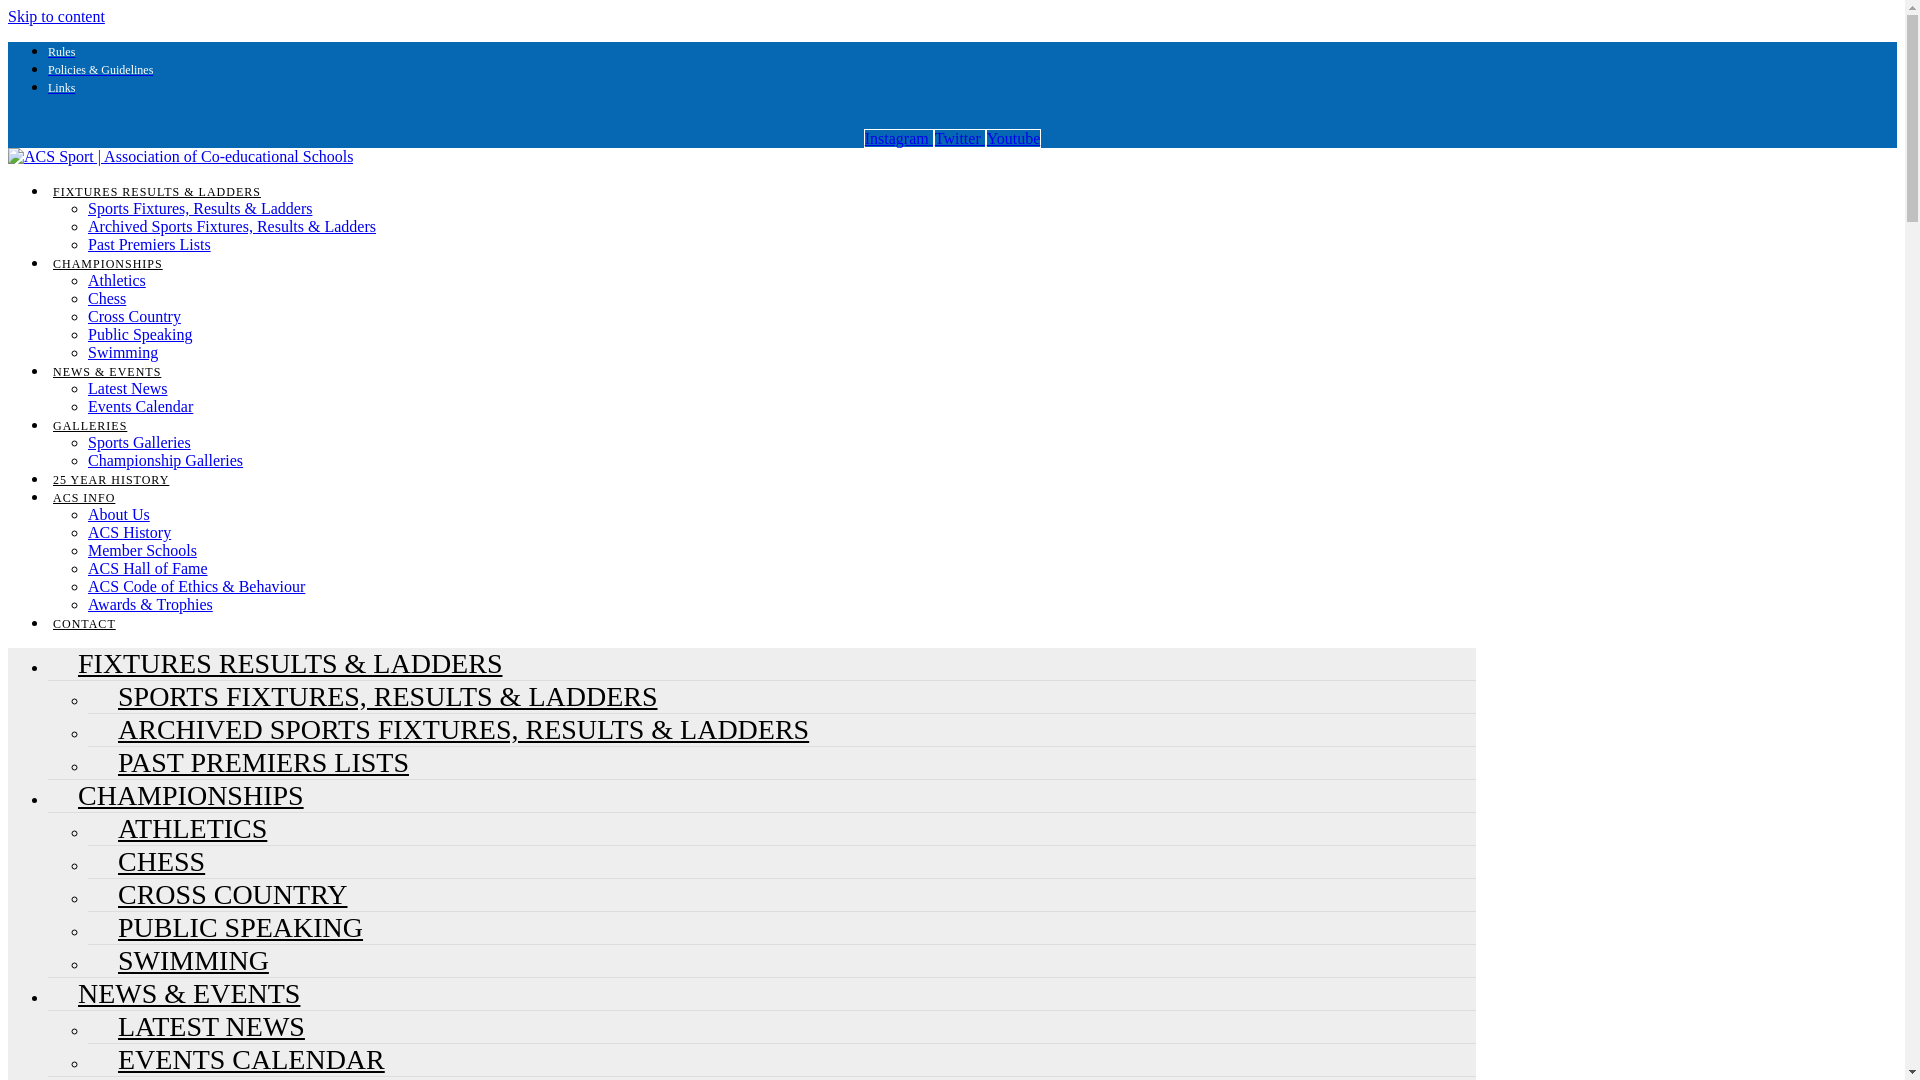 The image size is (1920, 1080). What do you see at coordinates (56, 16) in the screenshot?
I see `'Skip to content'` at bounding box center [56, 16].